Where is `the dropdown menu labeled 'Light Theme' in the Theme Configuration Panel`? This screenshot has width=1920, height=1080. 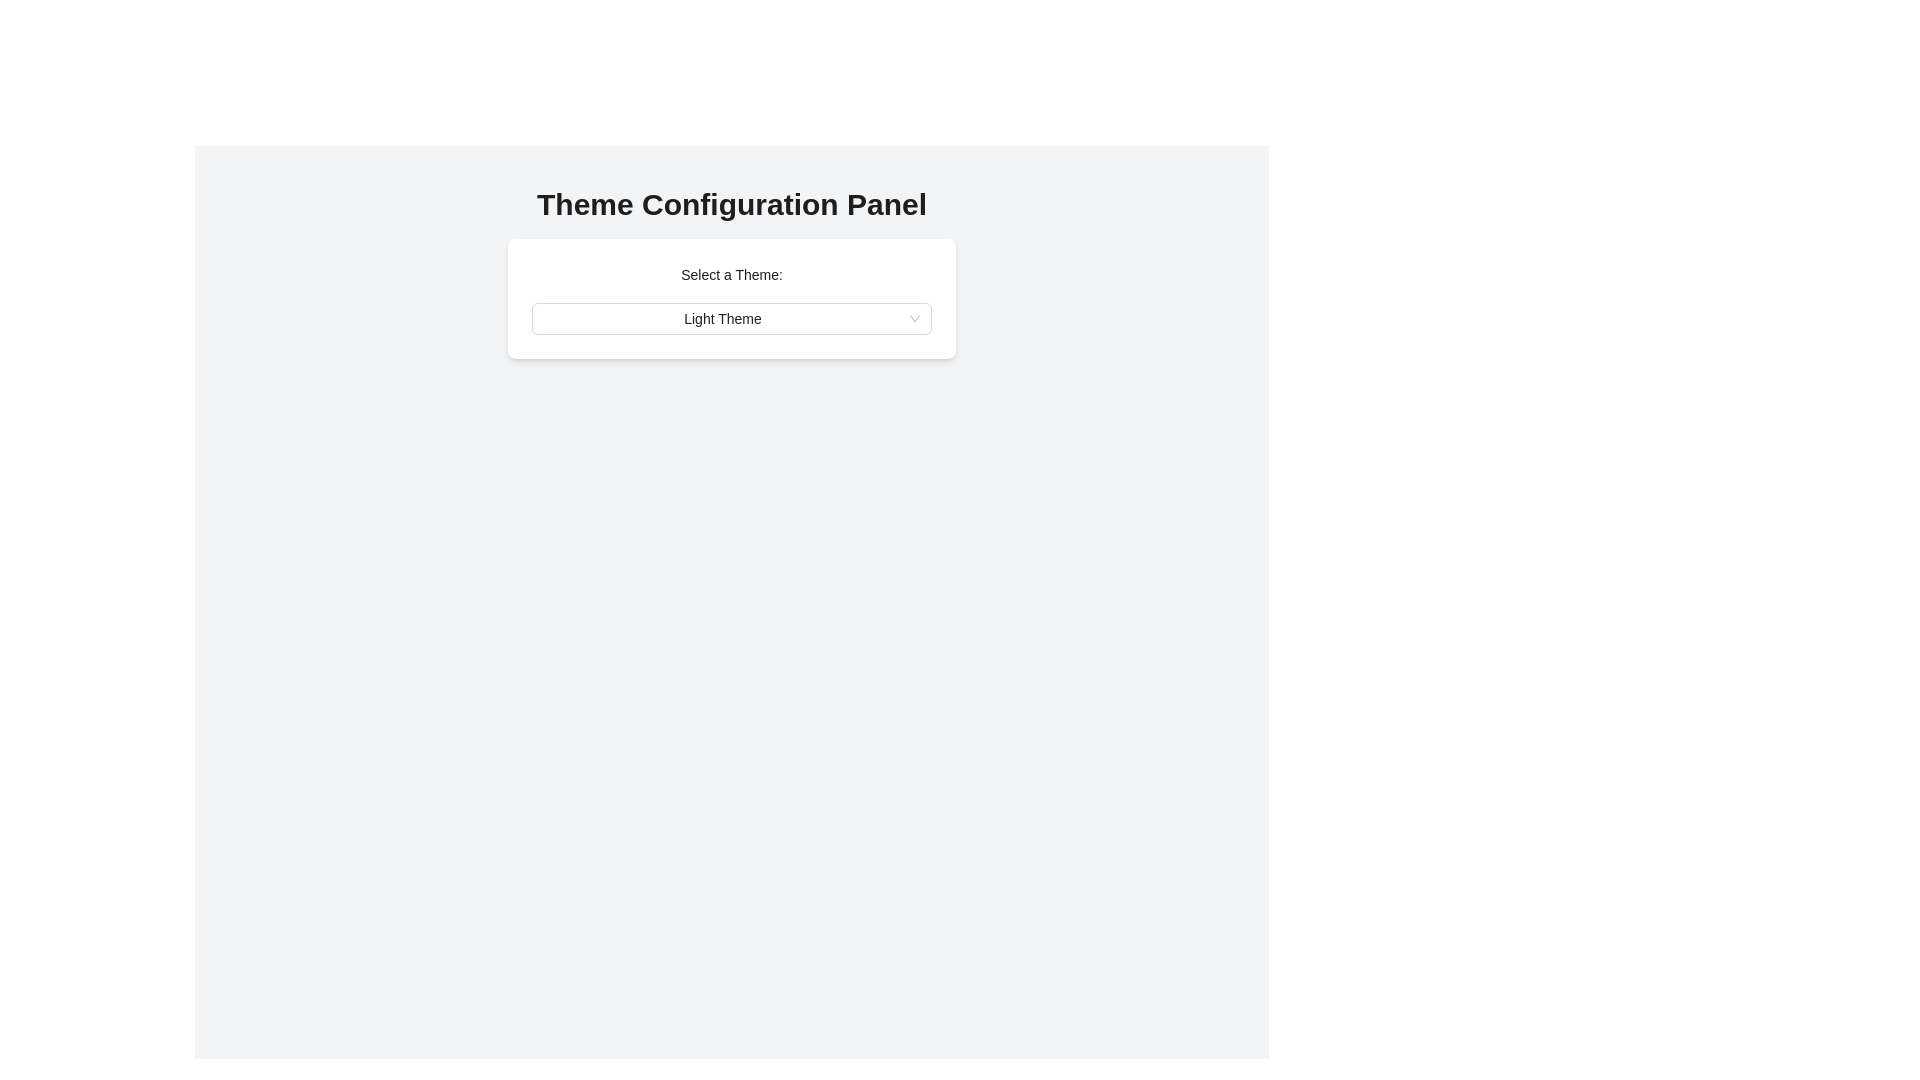
the dropdown menu labeled 'Light Theme' in the Theme Configuration Panel is located at coordinates (730, 318).